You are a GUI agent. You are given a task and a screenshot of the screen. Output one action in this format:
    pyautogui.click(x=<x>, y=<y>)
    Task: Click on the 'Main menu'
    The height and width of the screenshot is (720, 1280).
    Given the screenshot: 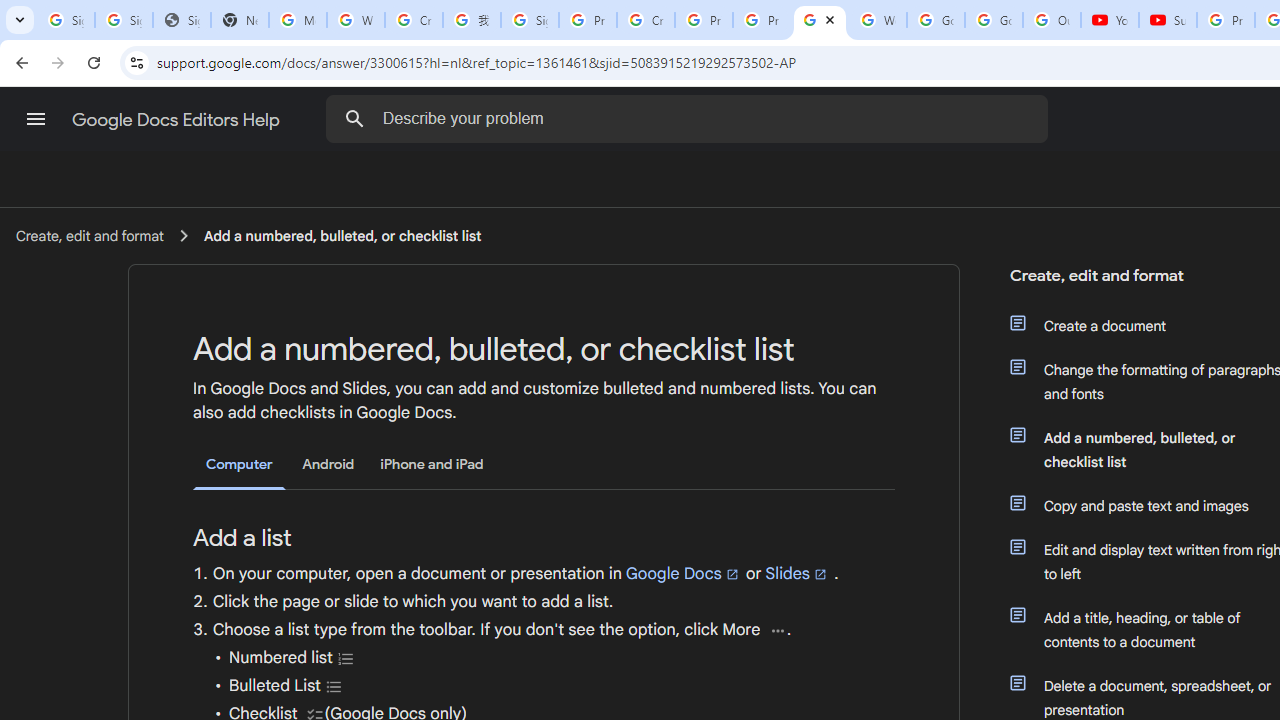 What is the action you would take?
    pyautogui.click(x=35, y=119)
    